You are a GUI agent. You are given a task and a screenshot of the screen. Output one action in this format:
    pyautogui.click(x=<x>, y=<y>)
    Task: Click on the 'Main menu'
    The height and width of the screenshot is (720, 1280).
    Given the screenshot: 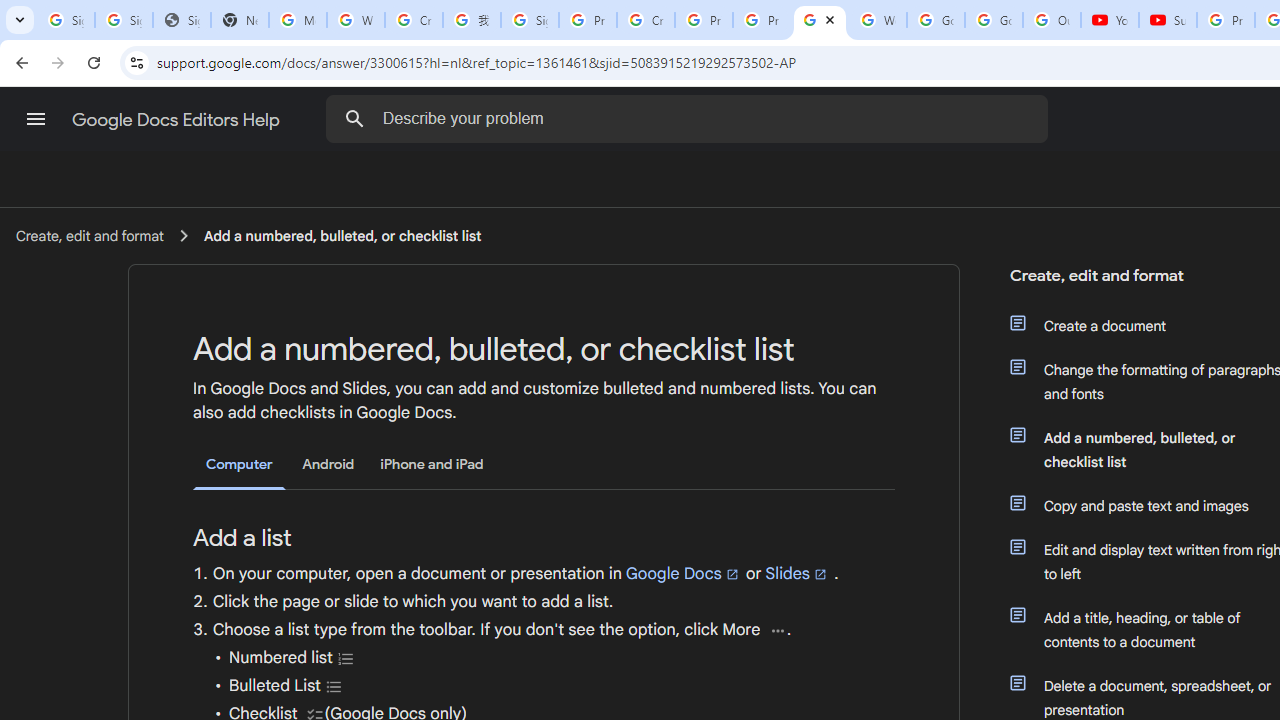 What is the action you would take?
    pyautogui.click(x=35, y=119)
    